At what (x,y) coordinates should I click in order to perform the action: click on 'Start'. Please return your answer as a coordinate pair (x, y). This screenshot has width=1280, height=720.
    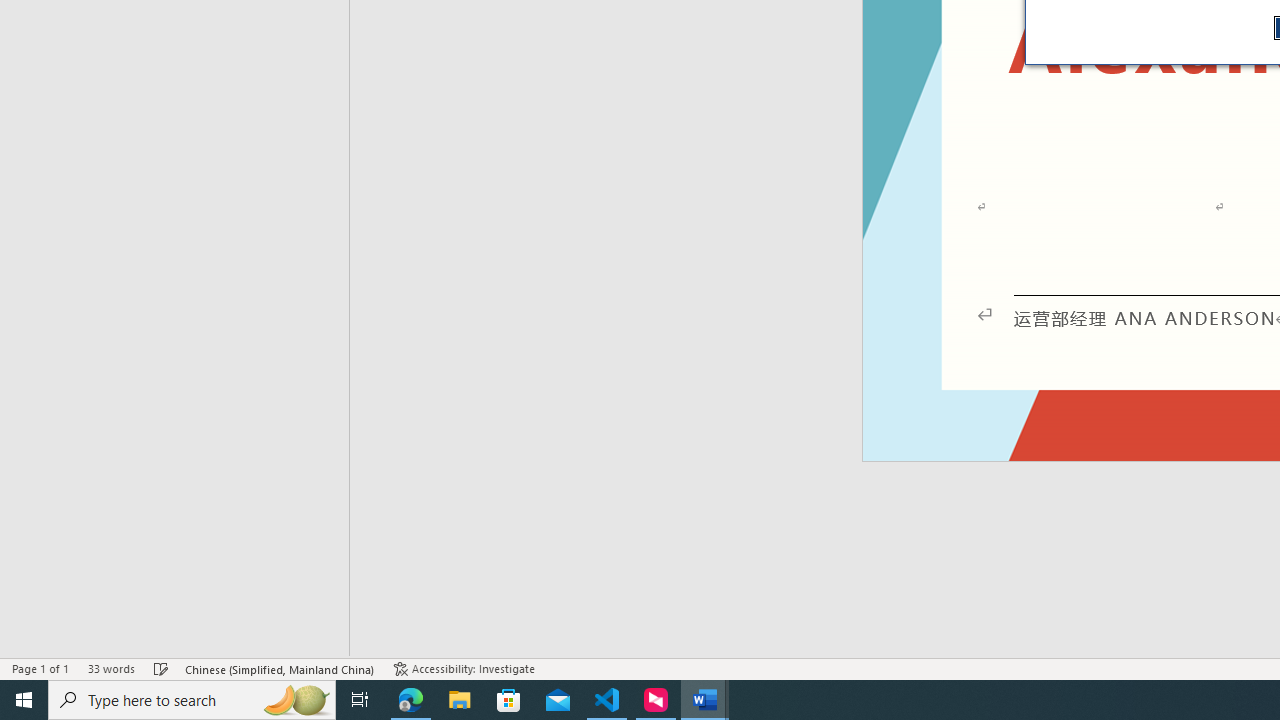
    Looking at the image, I should click on (24, 698).